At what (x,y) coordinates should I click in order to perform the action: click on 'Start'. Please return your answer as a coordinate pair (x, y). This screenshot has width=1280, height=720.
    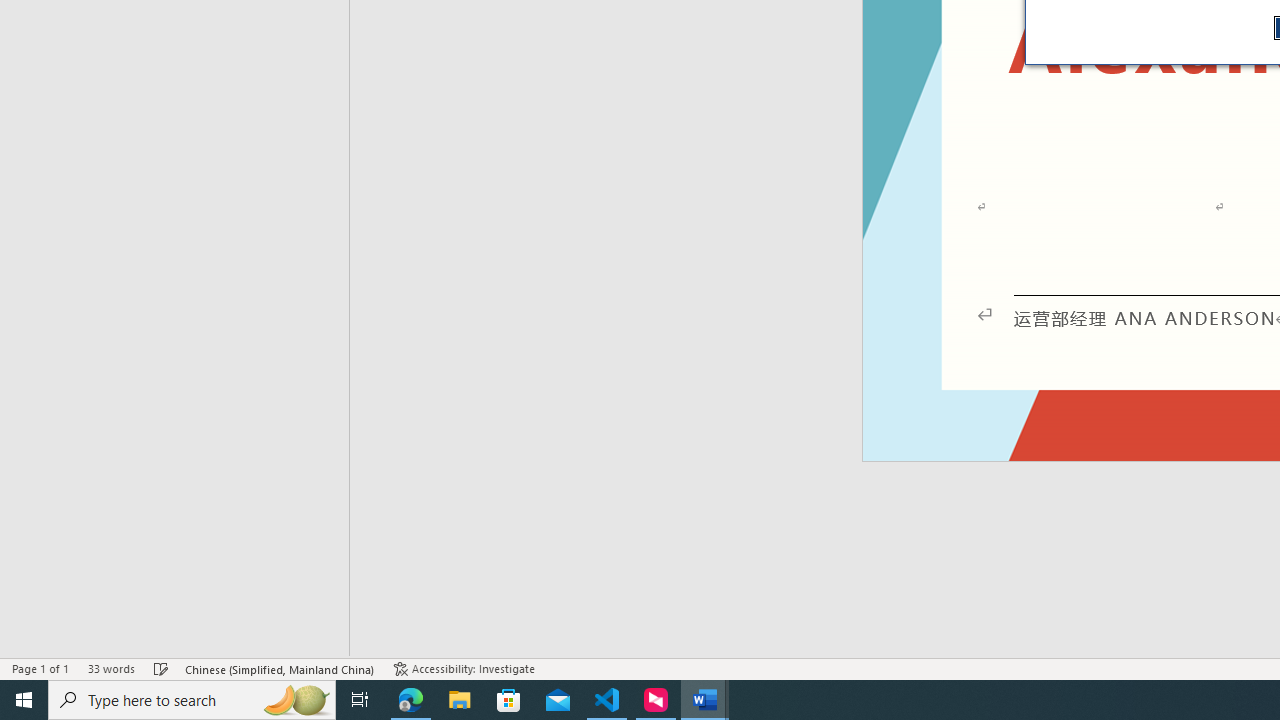
    Looking at the image, I should click on (24, 698).